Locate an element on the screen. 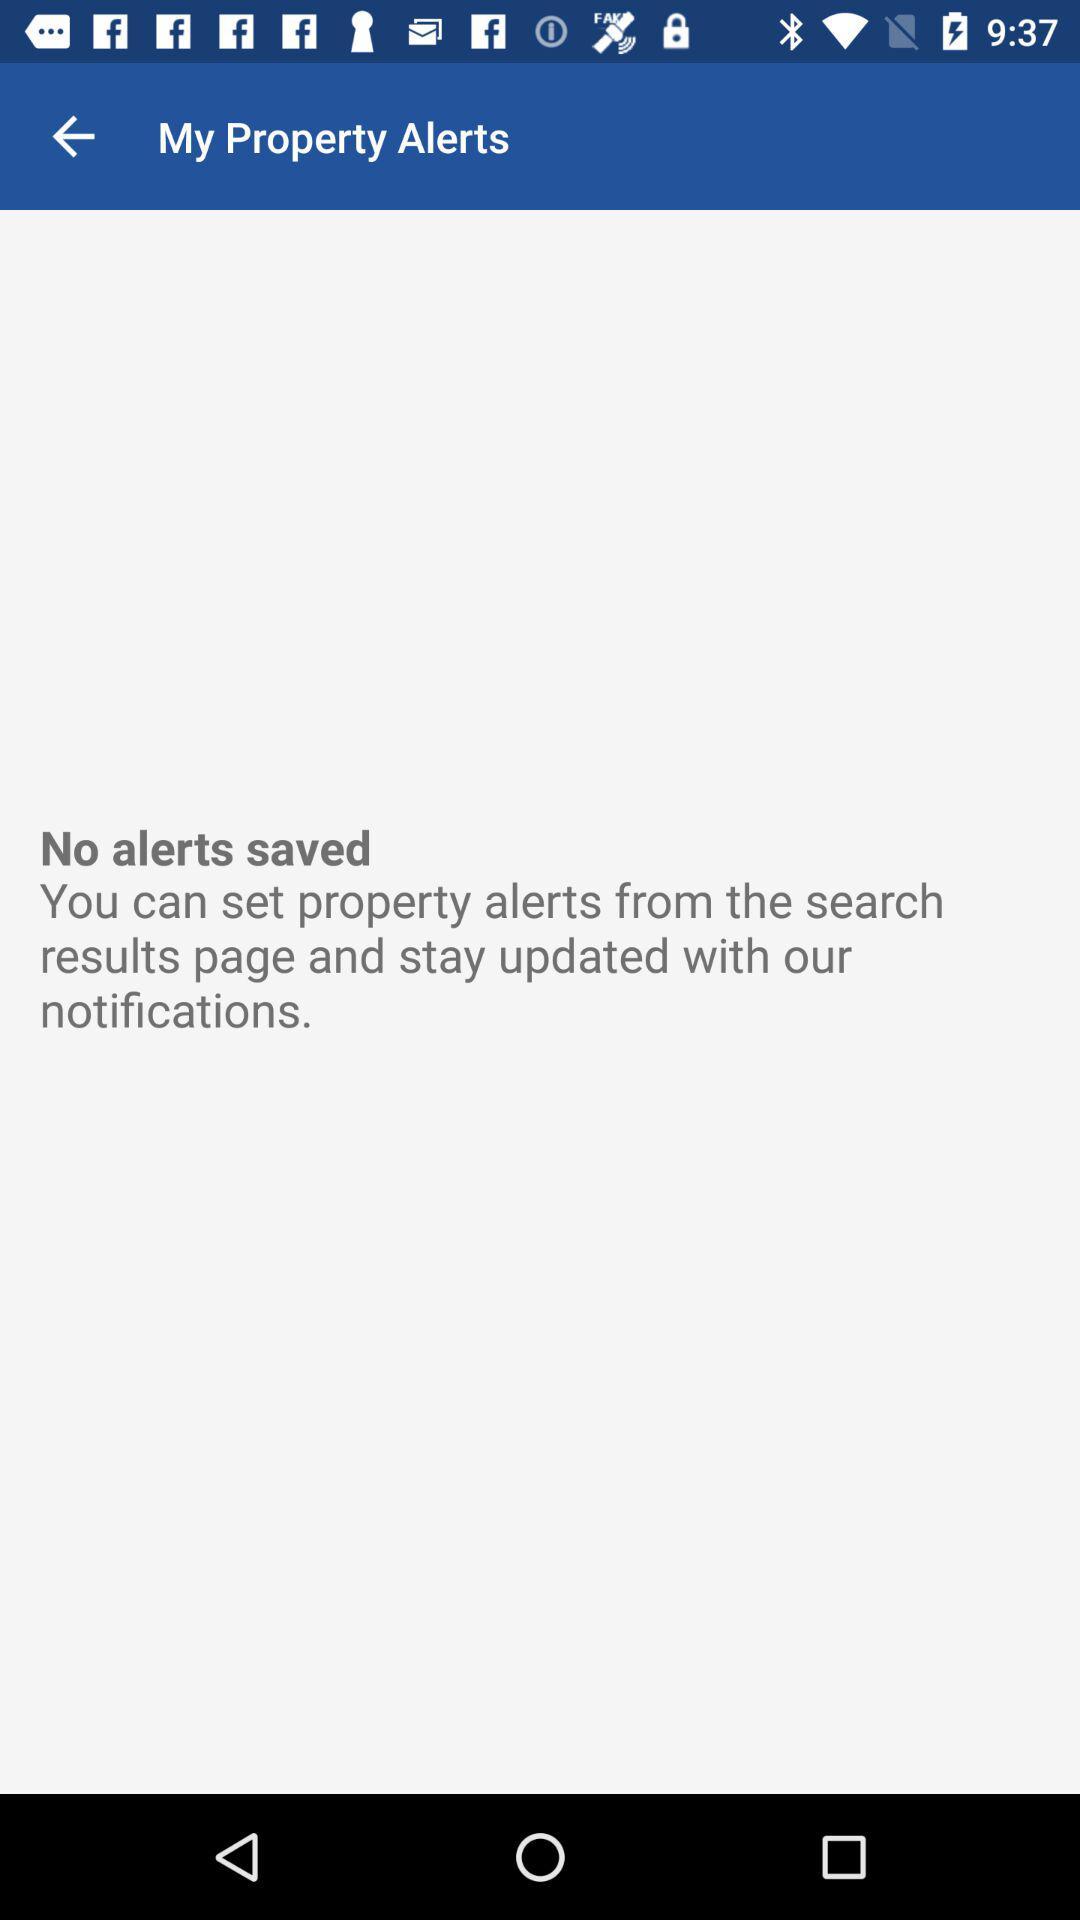 Image resolution: width=1080 pixels, height=1920 pixels. icon above no alerts saved is located at coordinates (72, 135).